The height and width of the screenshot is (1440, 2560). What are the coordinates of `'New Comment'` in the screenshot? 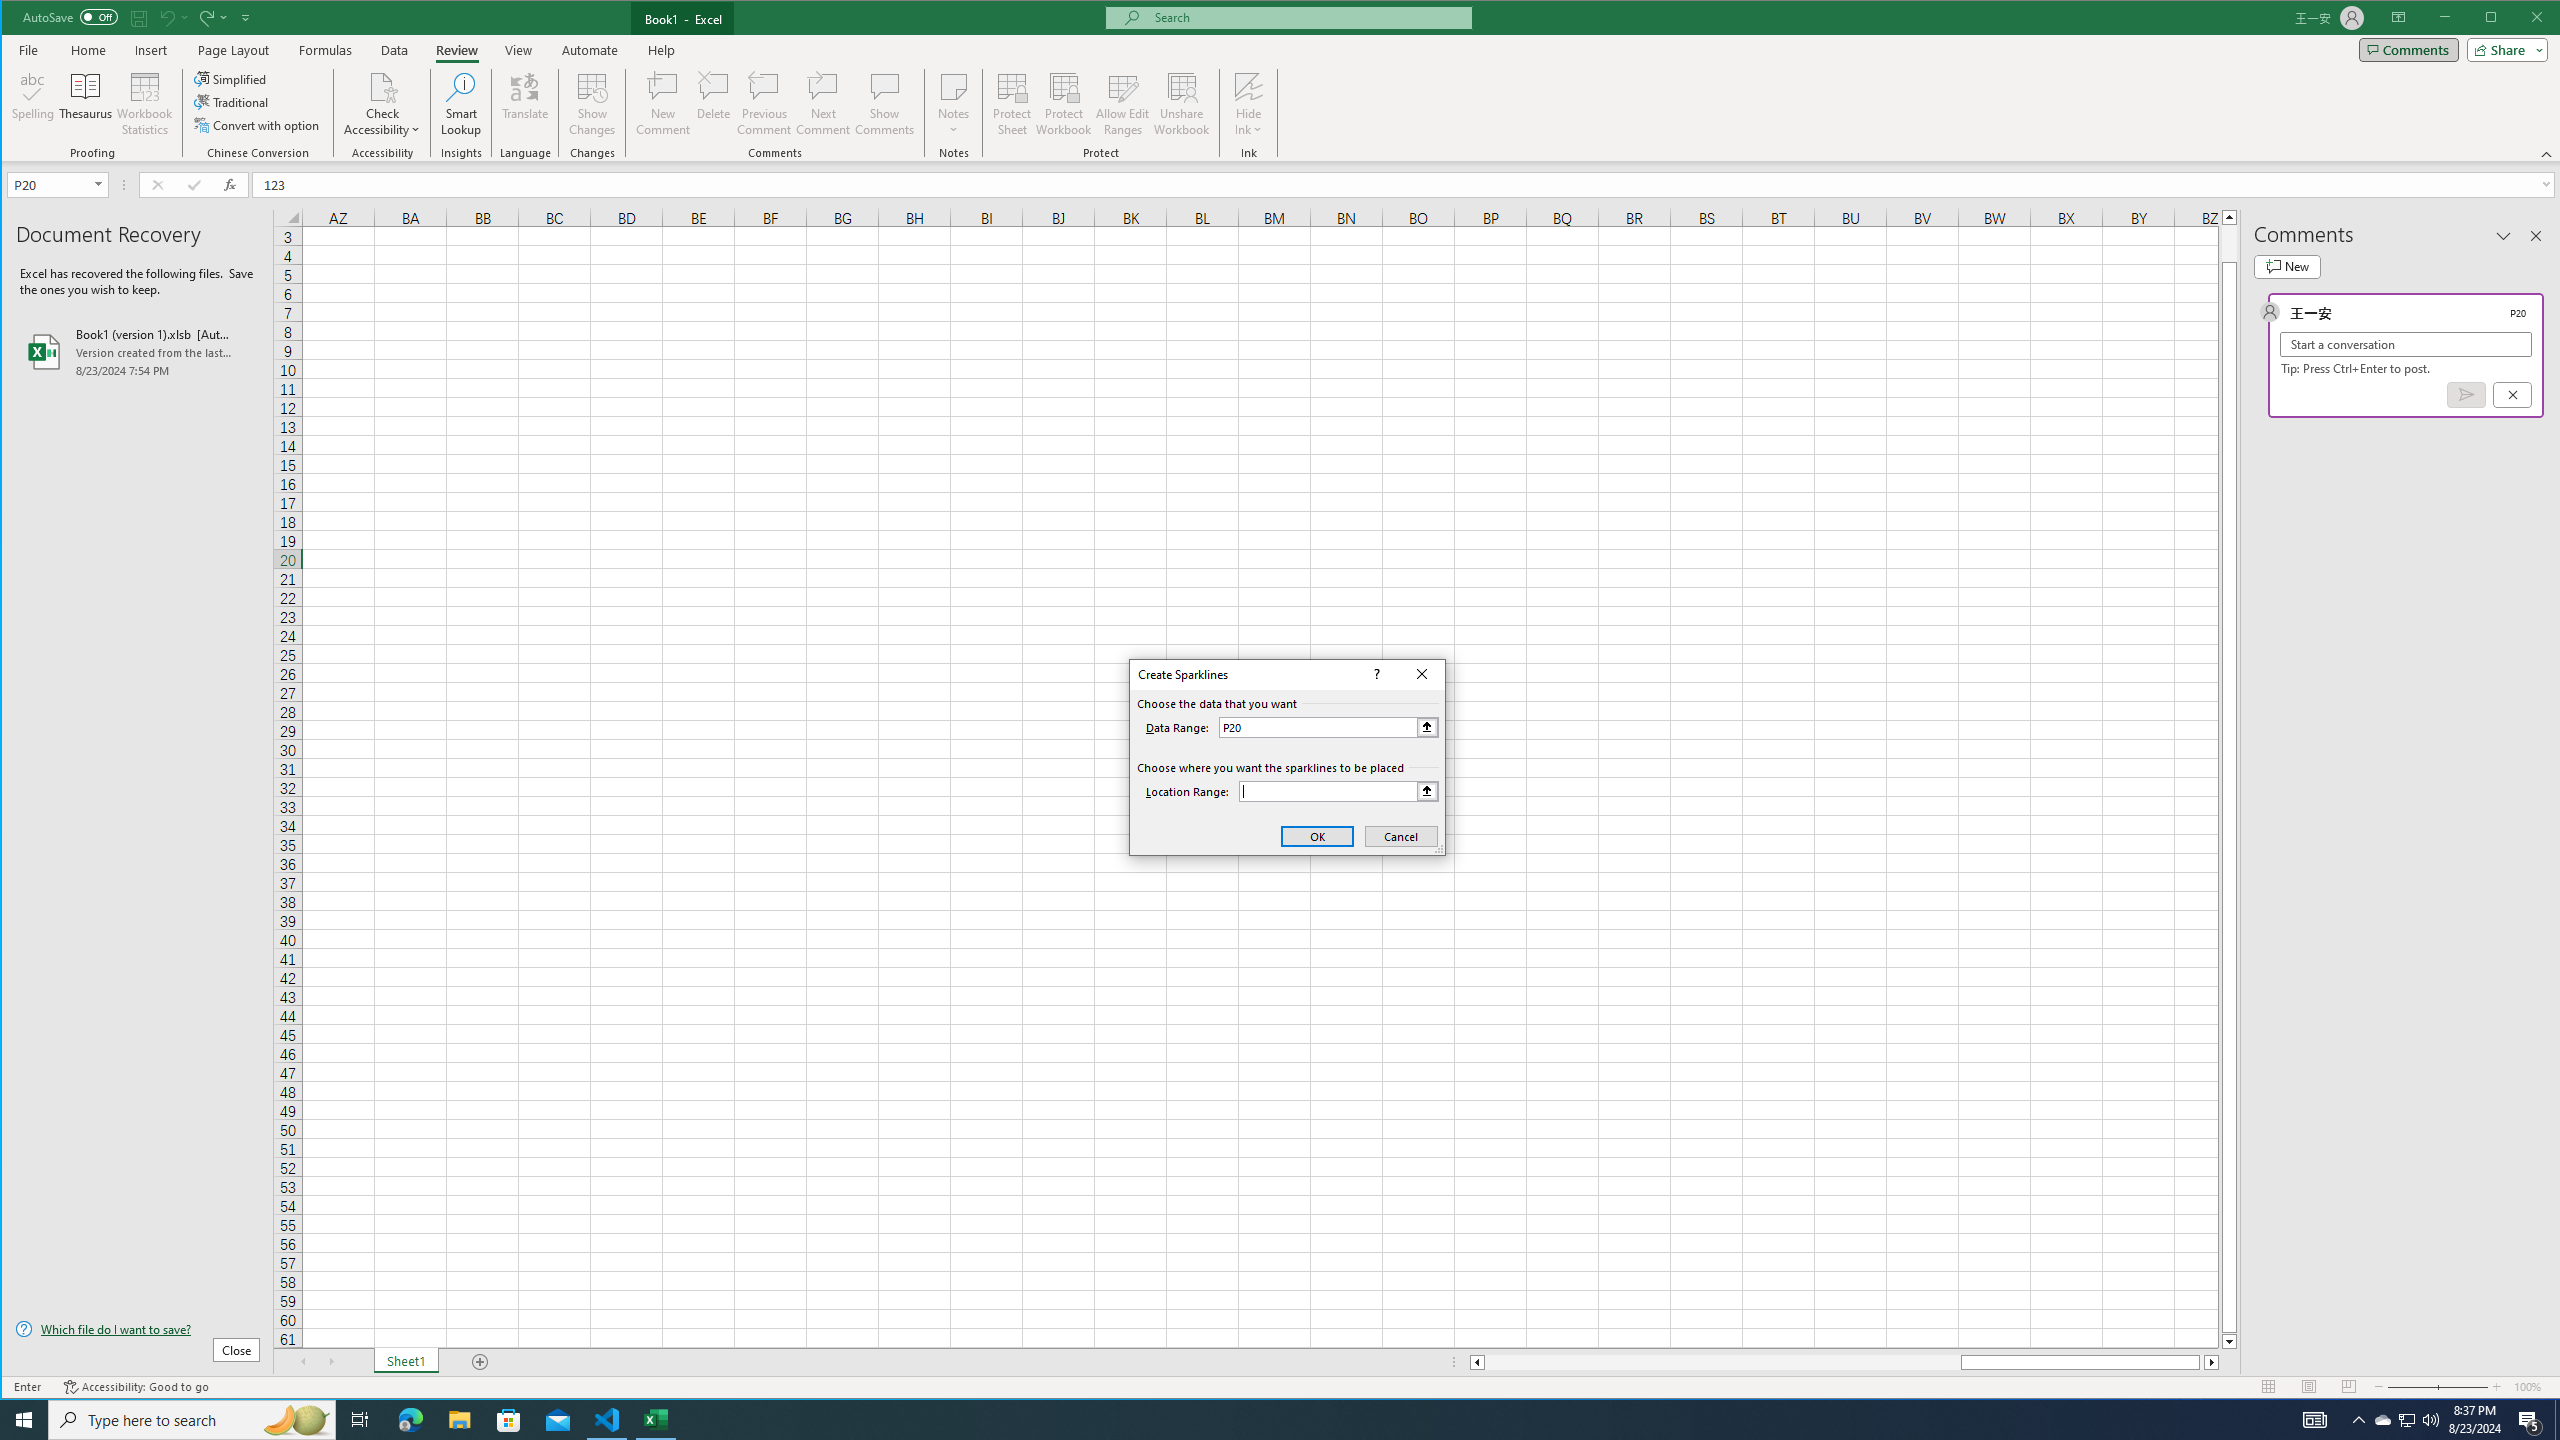 It's located at (664, 103).